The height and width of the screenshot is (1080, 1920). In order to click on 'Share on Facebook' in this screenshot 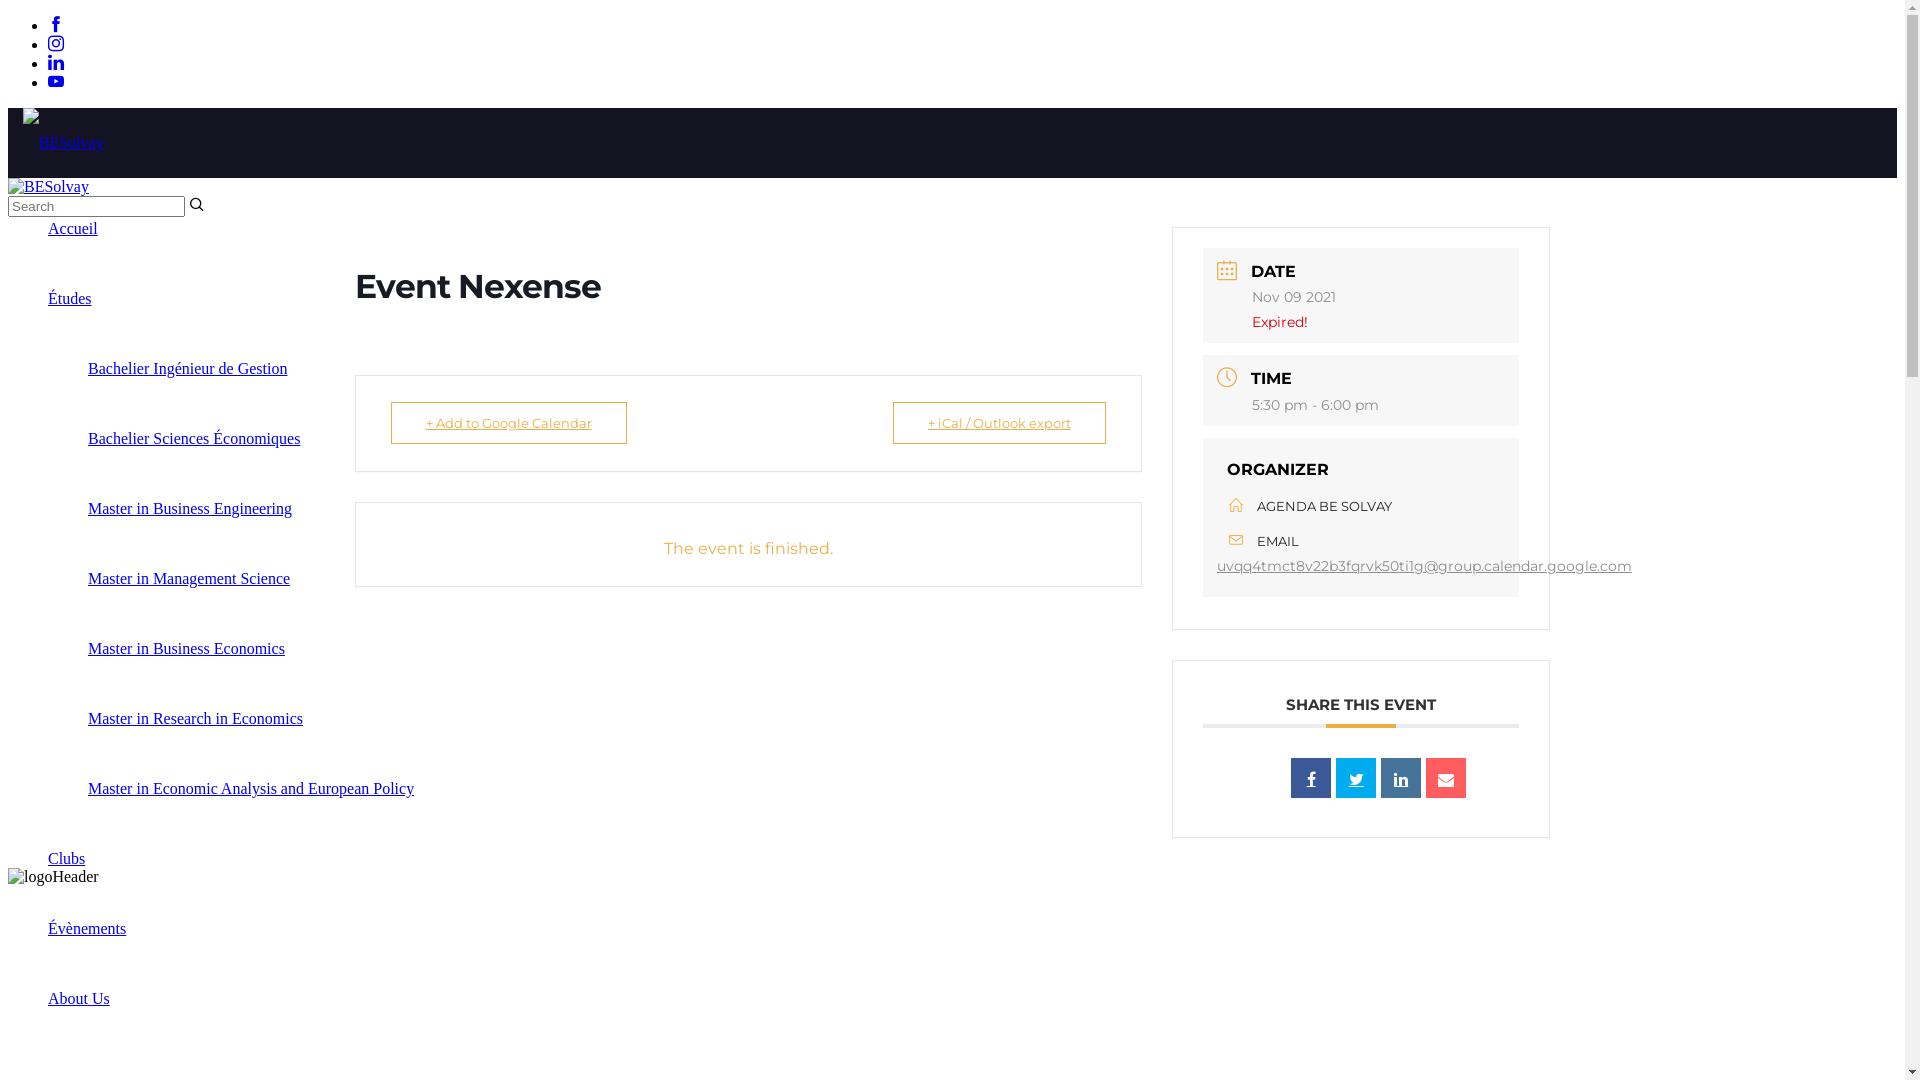, I will do `click(1310, 777)`.